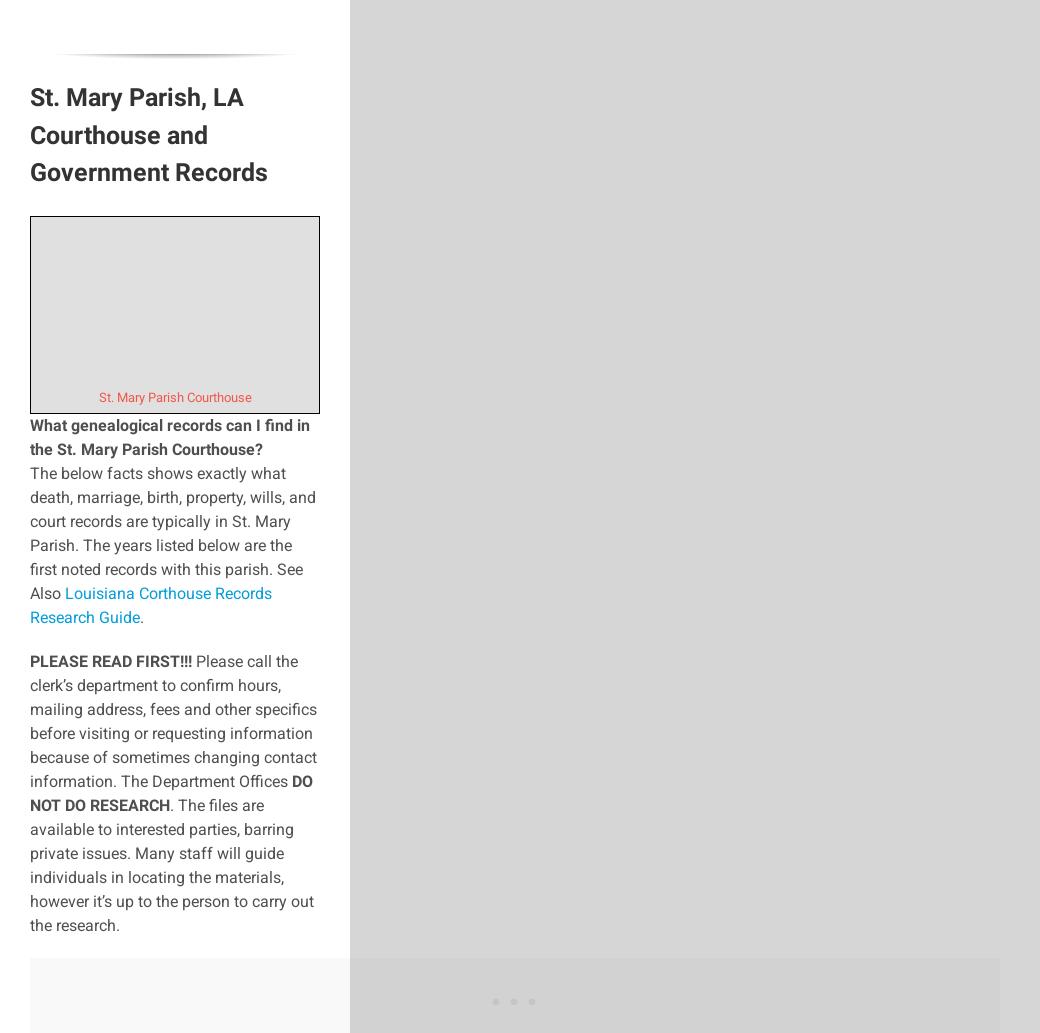  Describe the element at coordinates (171, 792) in the screenshot. I see `'DO NOT DO RESEARCH'` at that location.